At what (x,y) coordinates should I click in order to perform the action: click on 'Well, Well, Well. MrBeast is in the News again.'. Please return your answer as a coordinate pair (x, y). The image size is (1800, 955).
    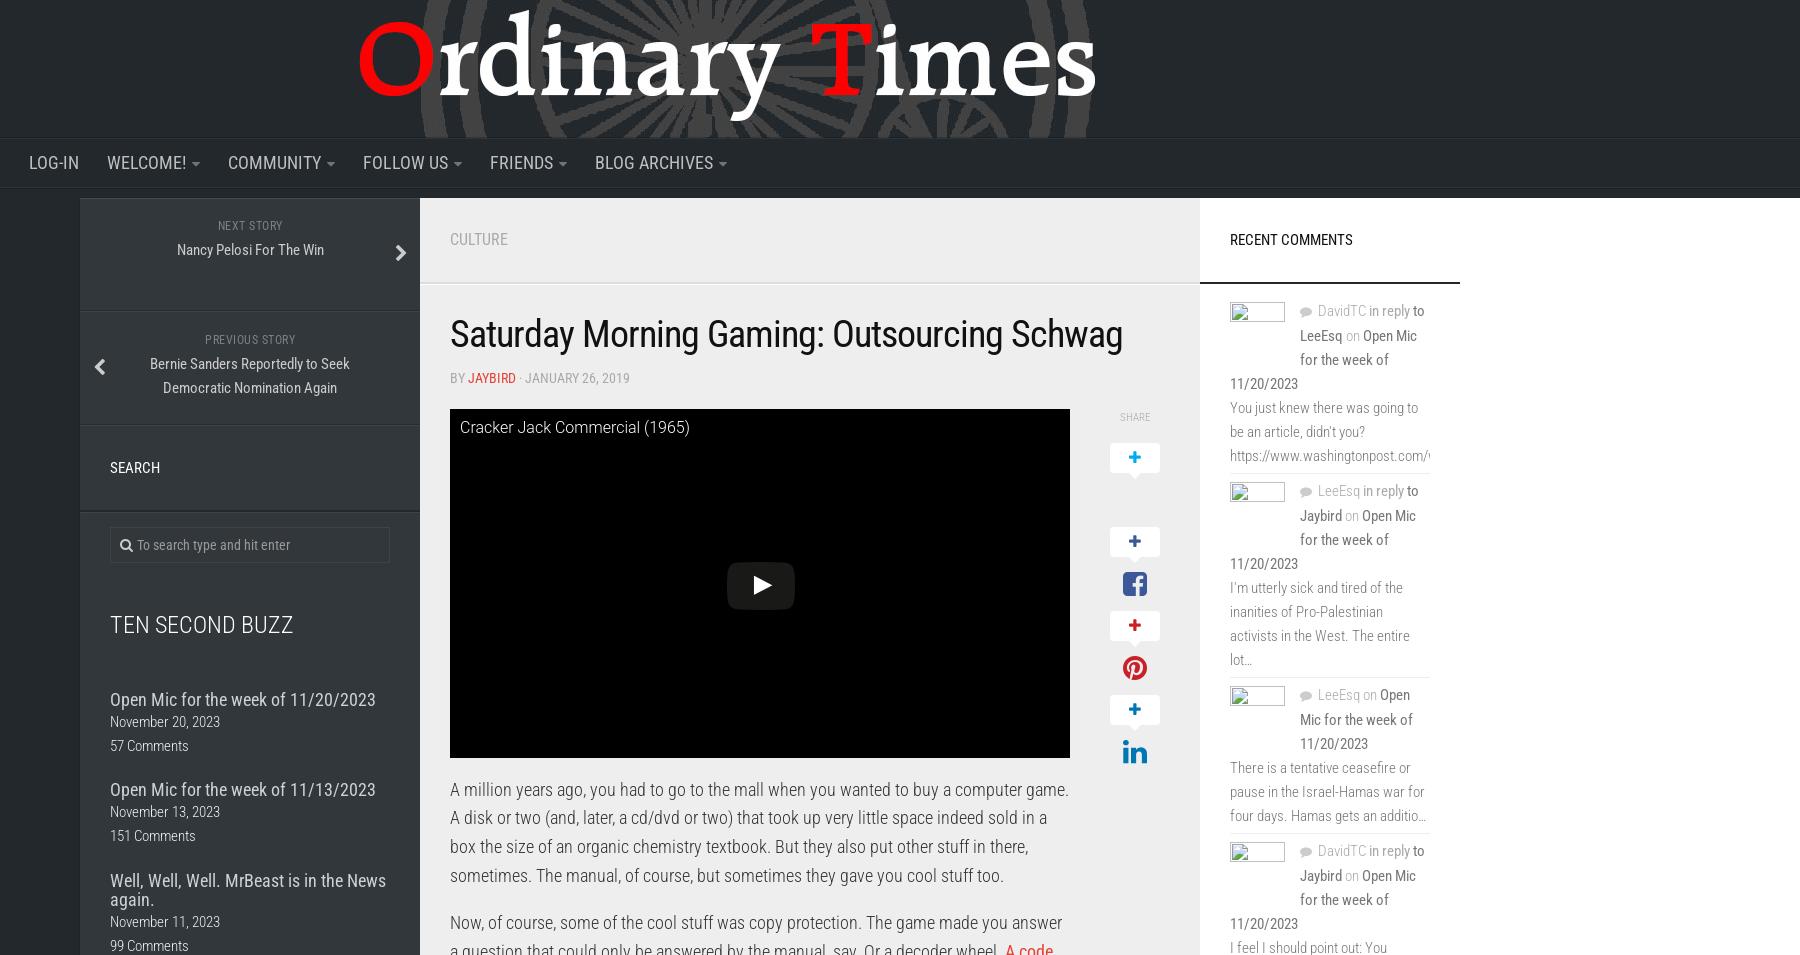
    Looking at the image, I should click on (247, 889).